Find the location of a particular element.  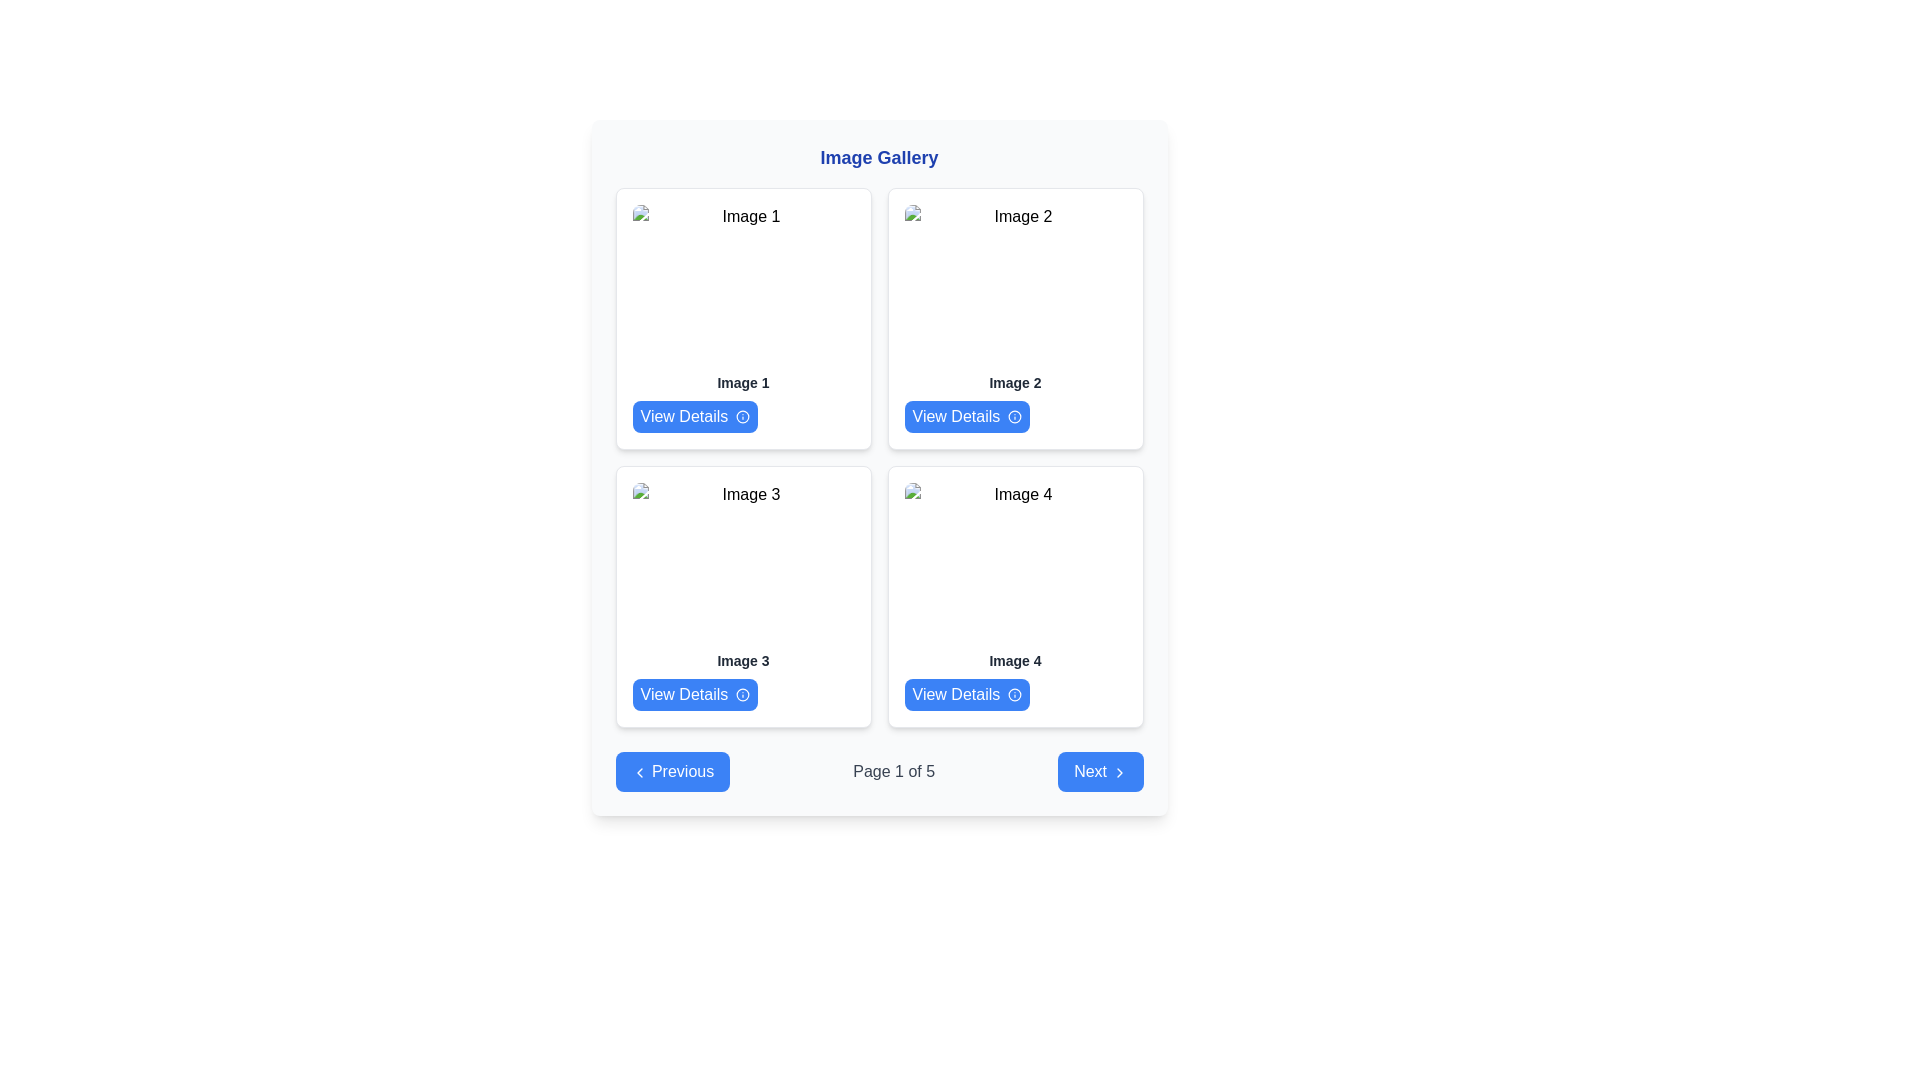

the text label displaying 'Page 1 of 5', which is located between the 'Previous' and 'Next' buttons in the pagination control area is located at coordinates (893, 770).